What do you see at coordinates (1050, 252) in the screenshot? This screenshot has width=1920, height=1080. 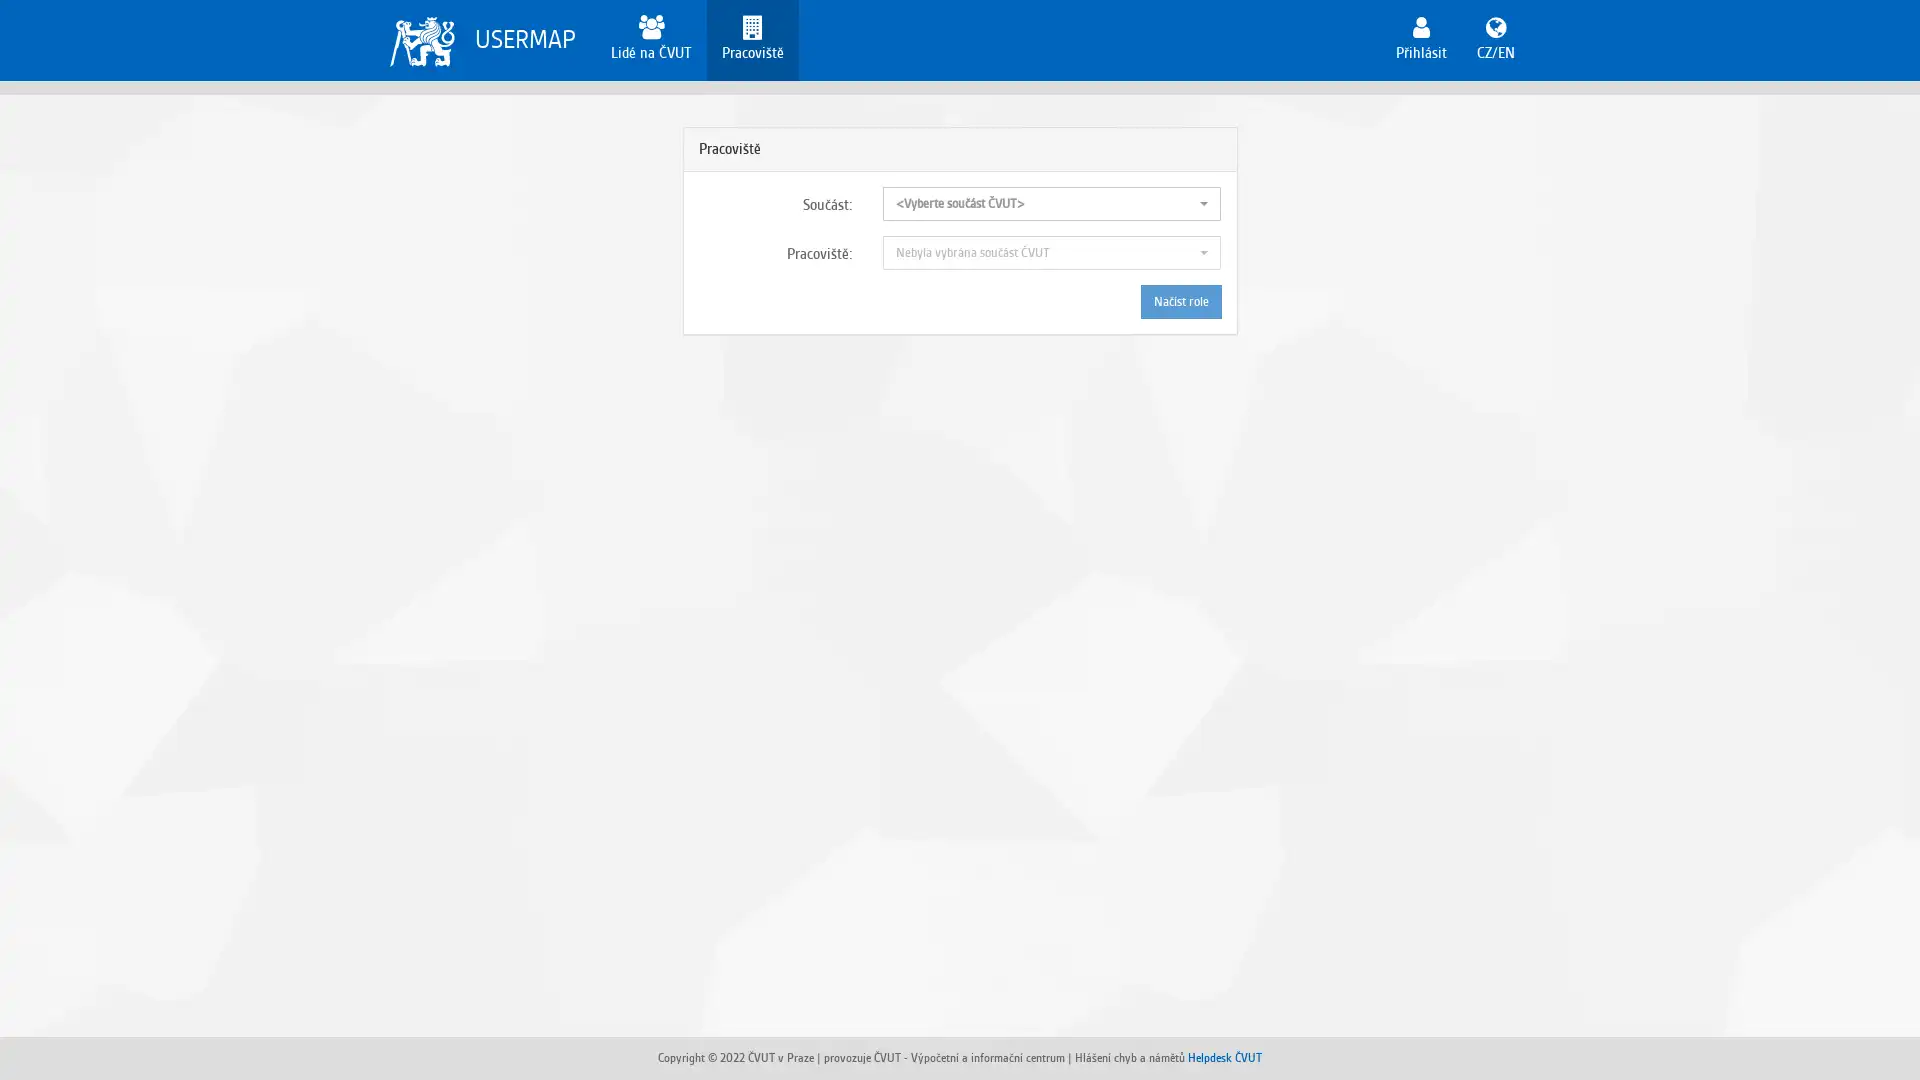 I see `Nebyla vybrana soucast CVUT` at bounding box center [1050, 252].